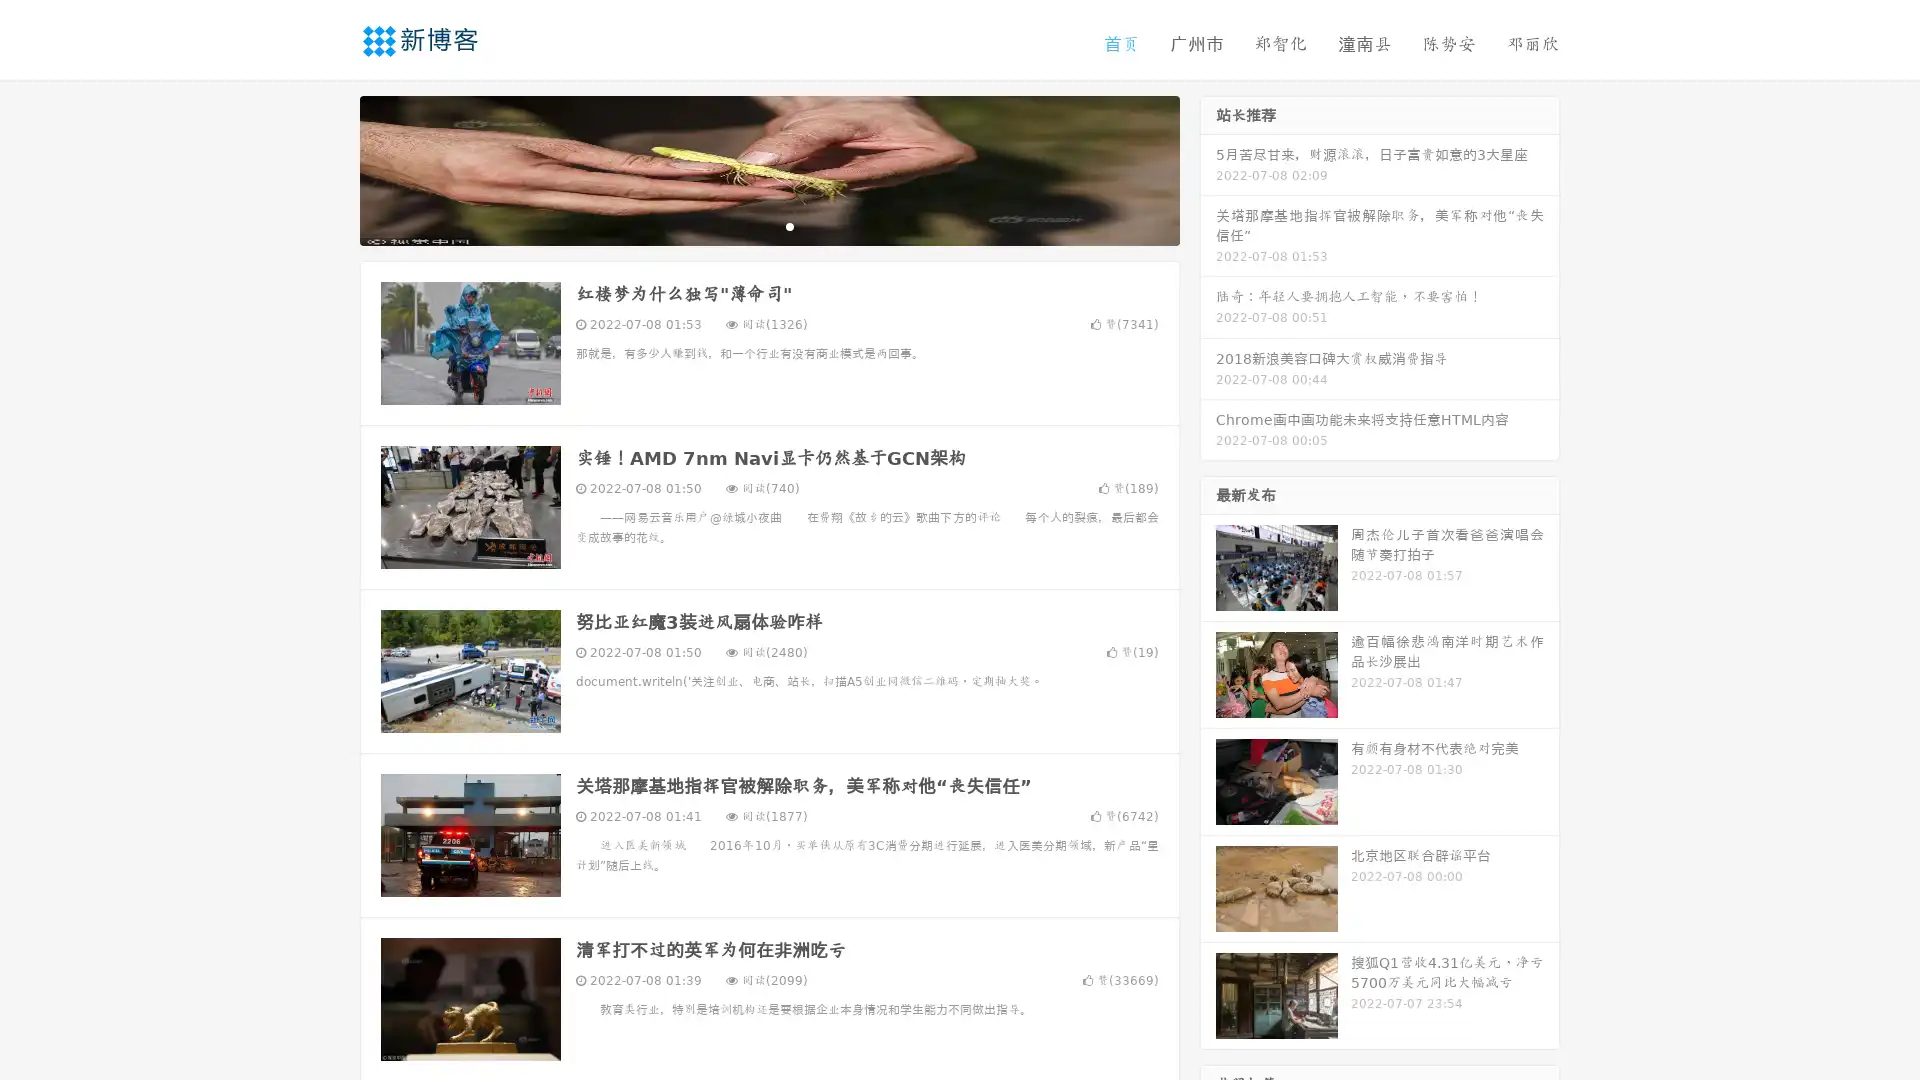 This screenshot has height=1080, width=1920. What do you see at coordinates (1208, 168) in the screenshot?
I see `Next slide` at bounding box center [1208, 168].